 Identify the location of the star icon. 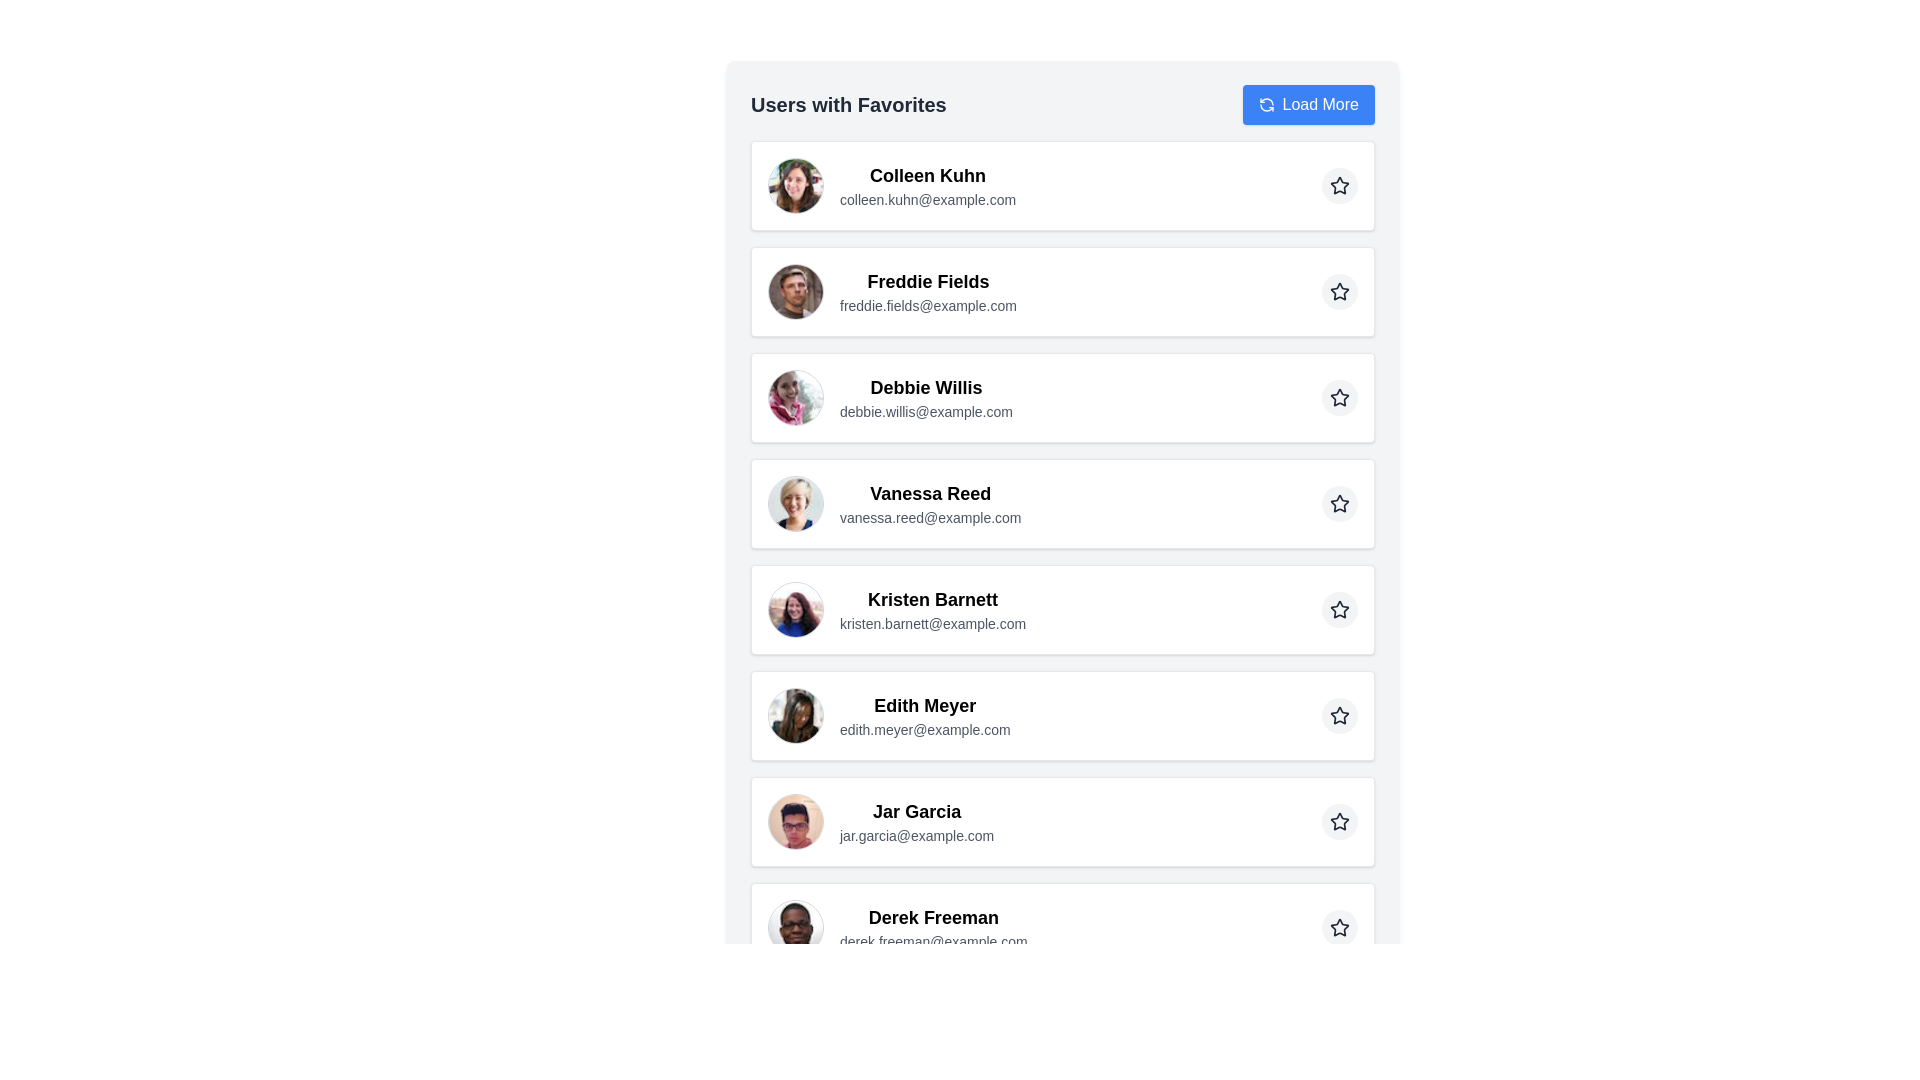
(1339, 608).